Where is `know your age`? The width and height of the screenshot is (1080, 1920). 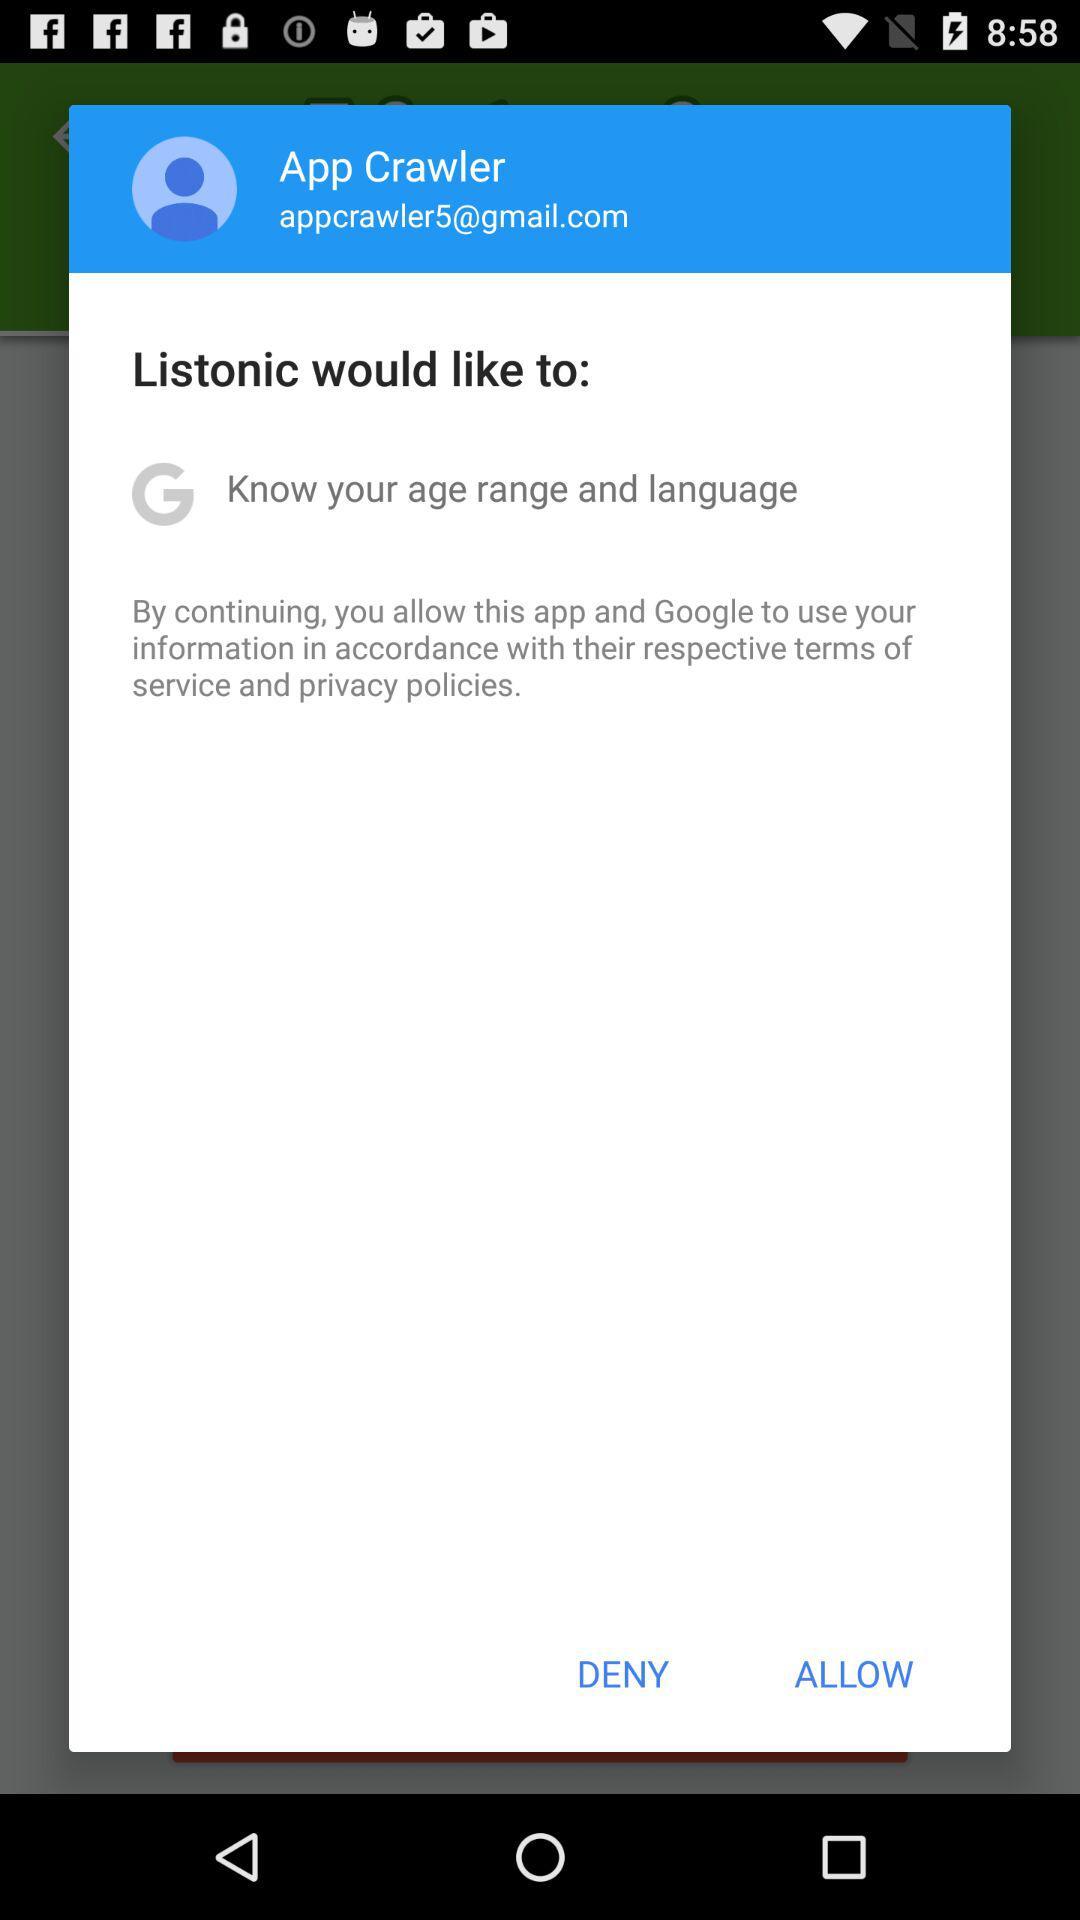 know your age is located at coordinates (511, 487).